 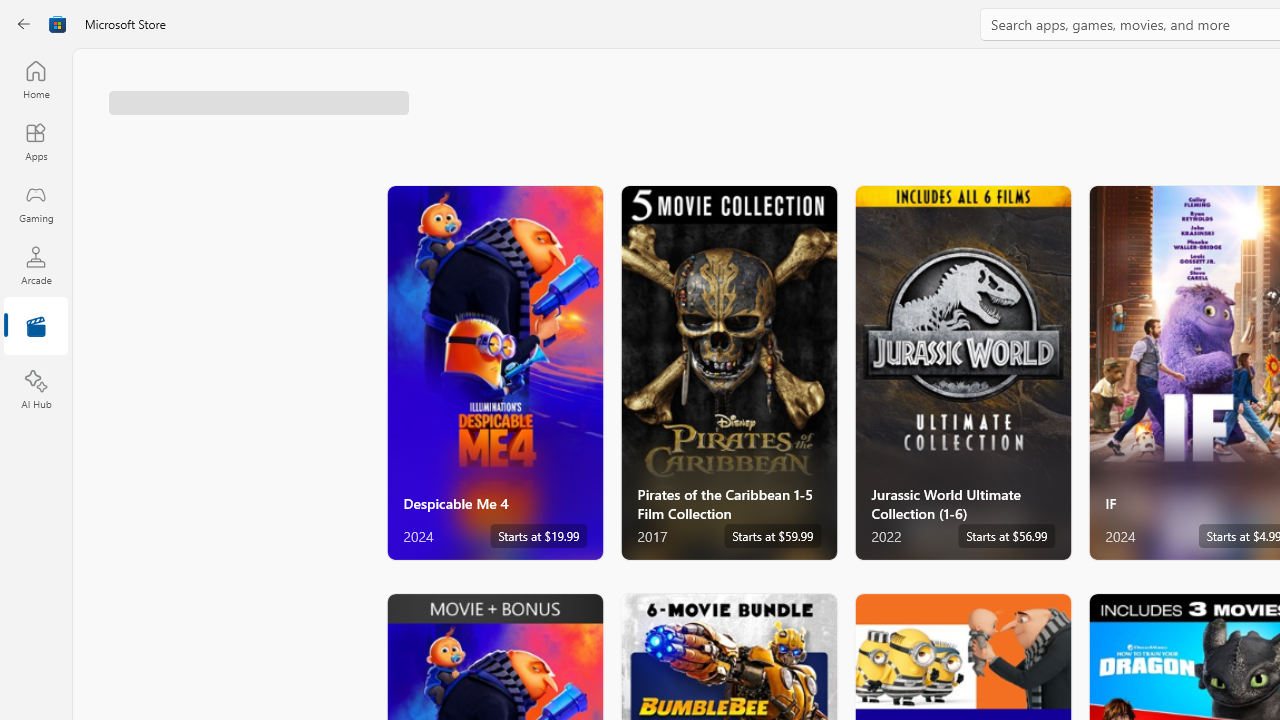 I want to click on 'Back', so click(x=24, y=24).